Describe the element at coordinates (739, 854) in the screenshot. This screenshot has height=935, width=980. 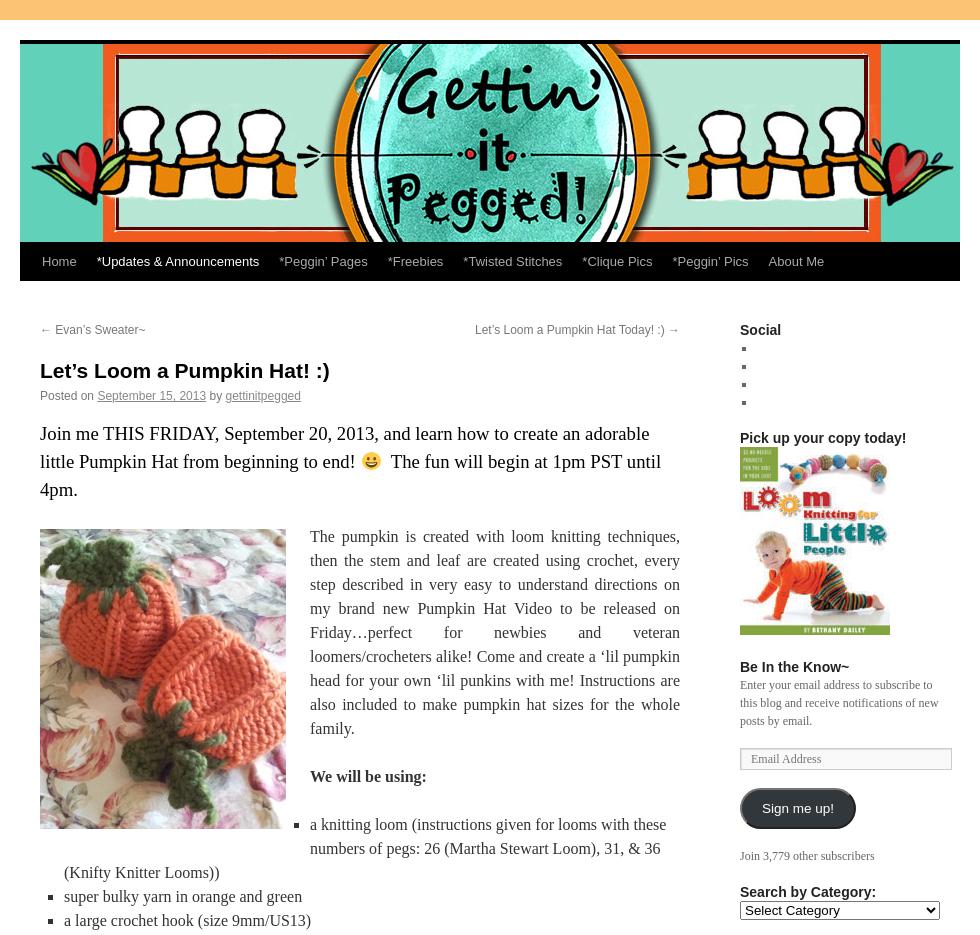
I see `'Join 3,779 other subscribers'` at that location.